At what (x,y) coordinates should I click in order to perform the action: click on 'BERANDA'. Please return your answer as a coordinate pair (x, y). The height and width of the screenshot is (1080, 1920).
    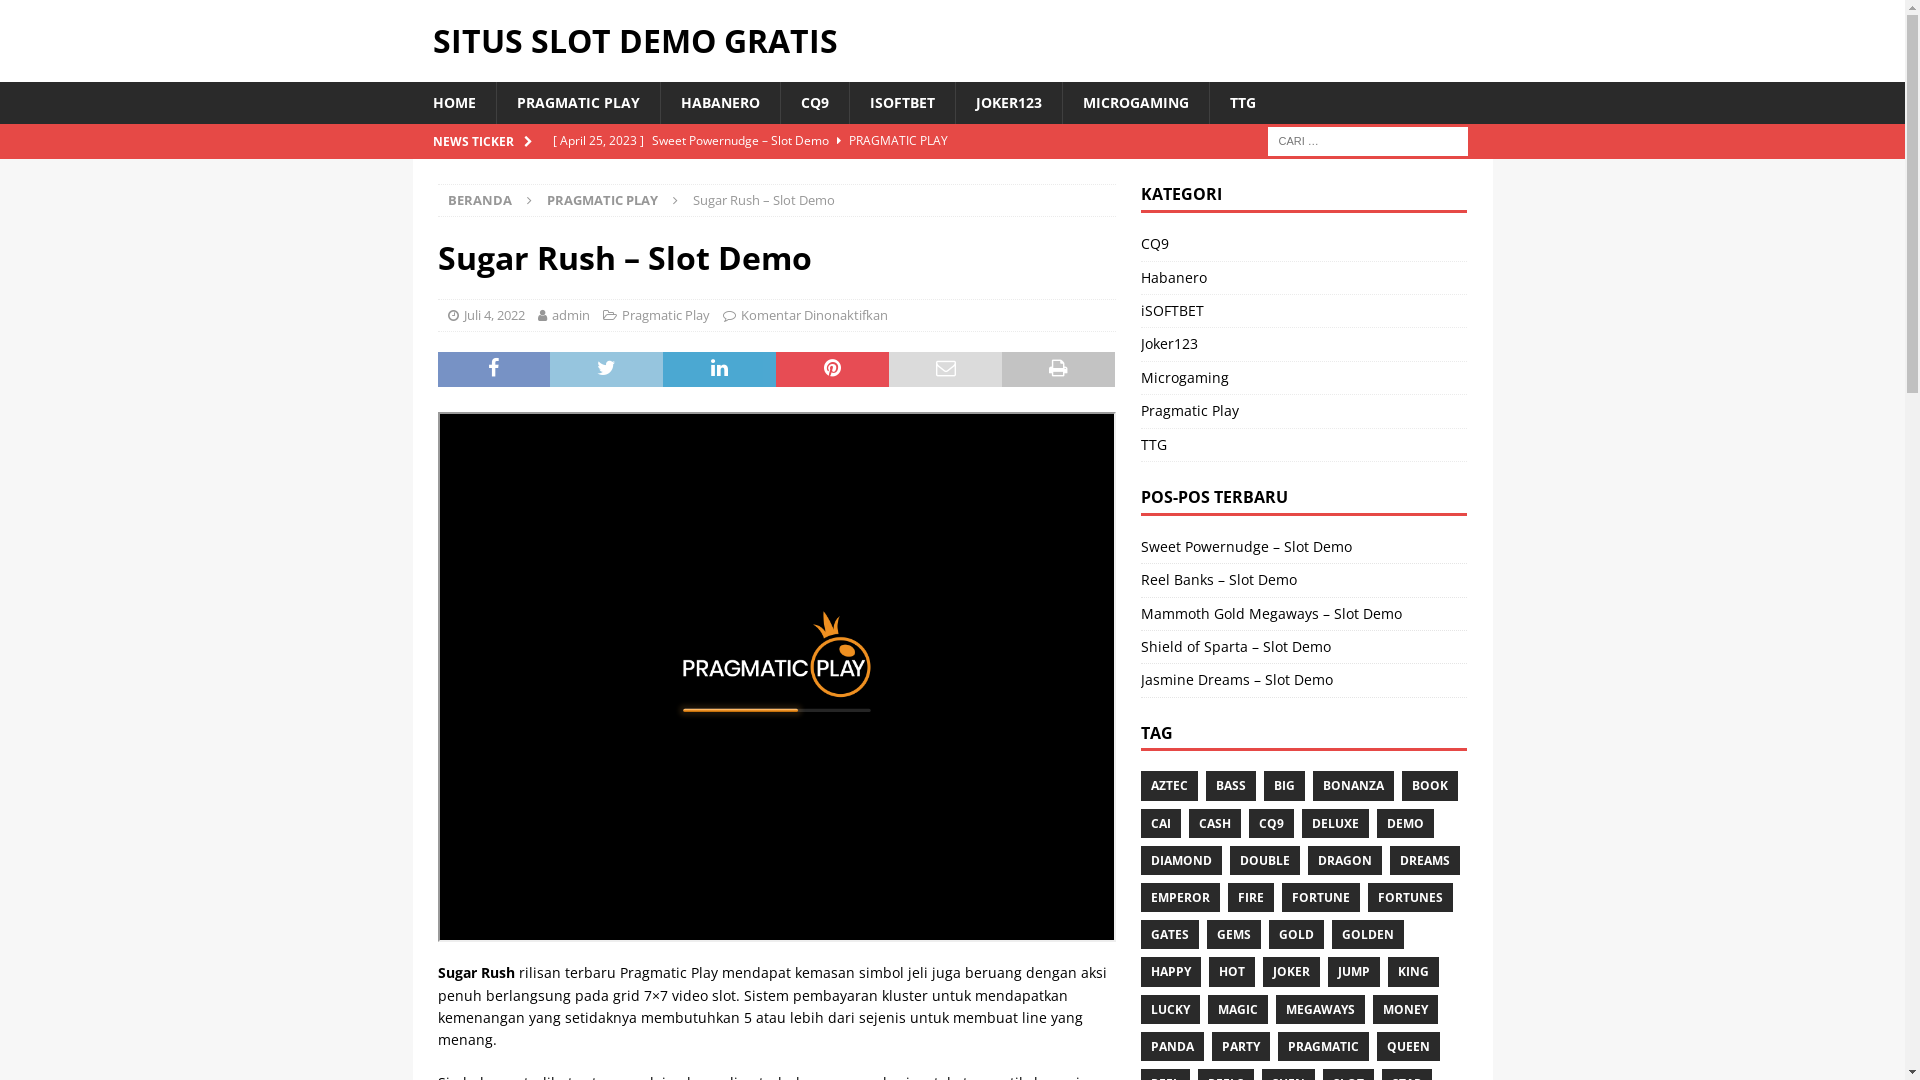
    Looking at the image, I should click on (446, 200).